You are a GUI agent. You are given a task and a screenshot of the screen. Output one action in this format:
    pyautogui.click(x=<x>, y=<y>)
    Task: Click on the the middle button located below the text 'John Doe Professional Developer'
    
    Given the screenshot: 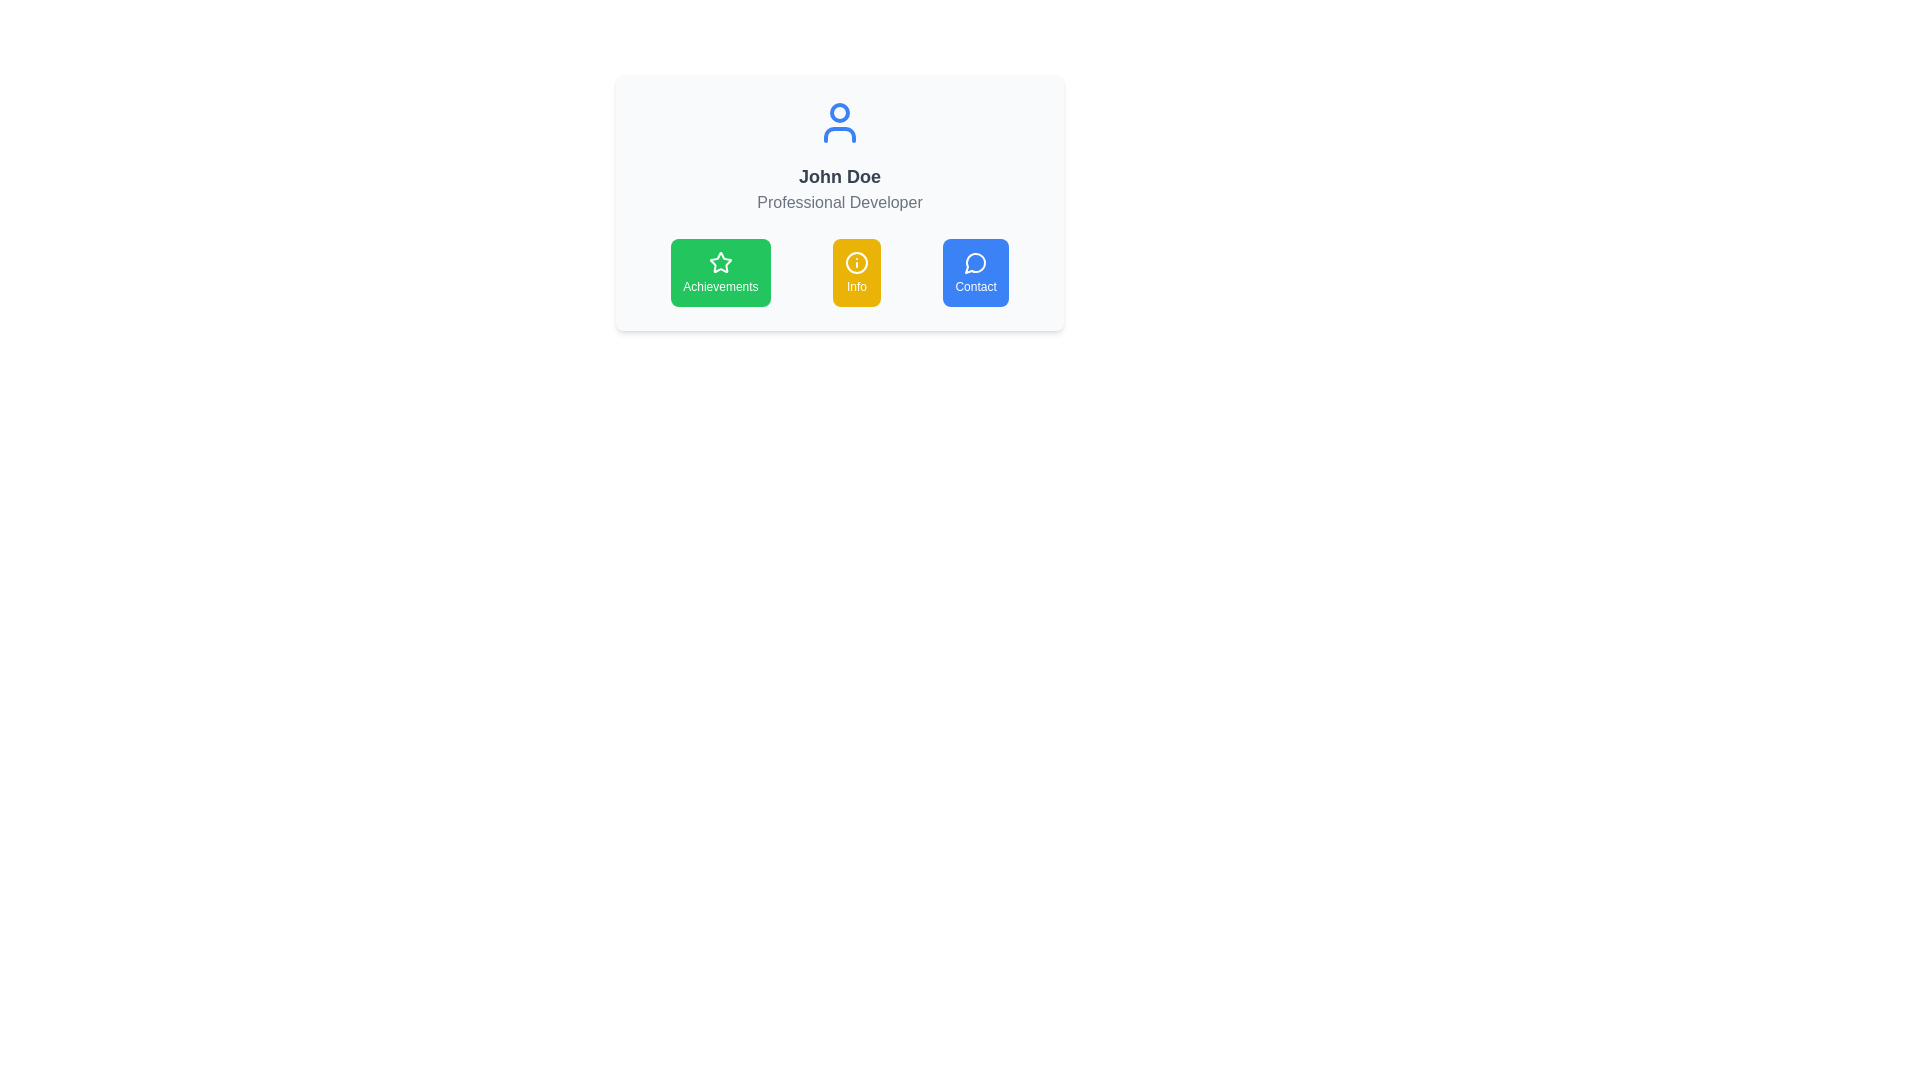 What is the action you would take?
    pyautogui.click(x=857, y=273)
    